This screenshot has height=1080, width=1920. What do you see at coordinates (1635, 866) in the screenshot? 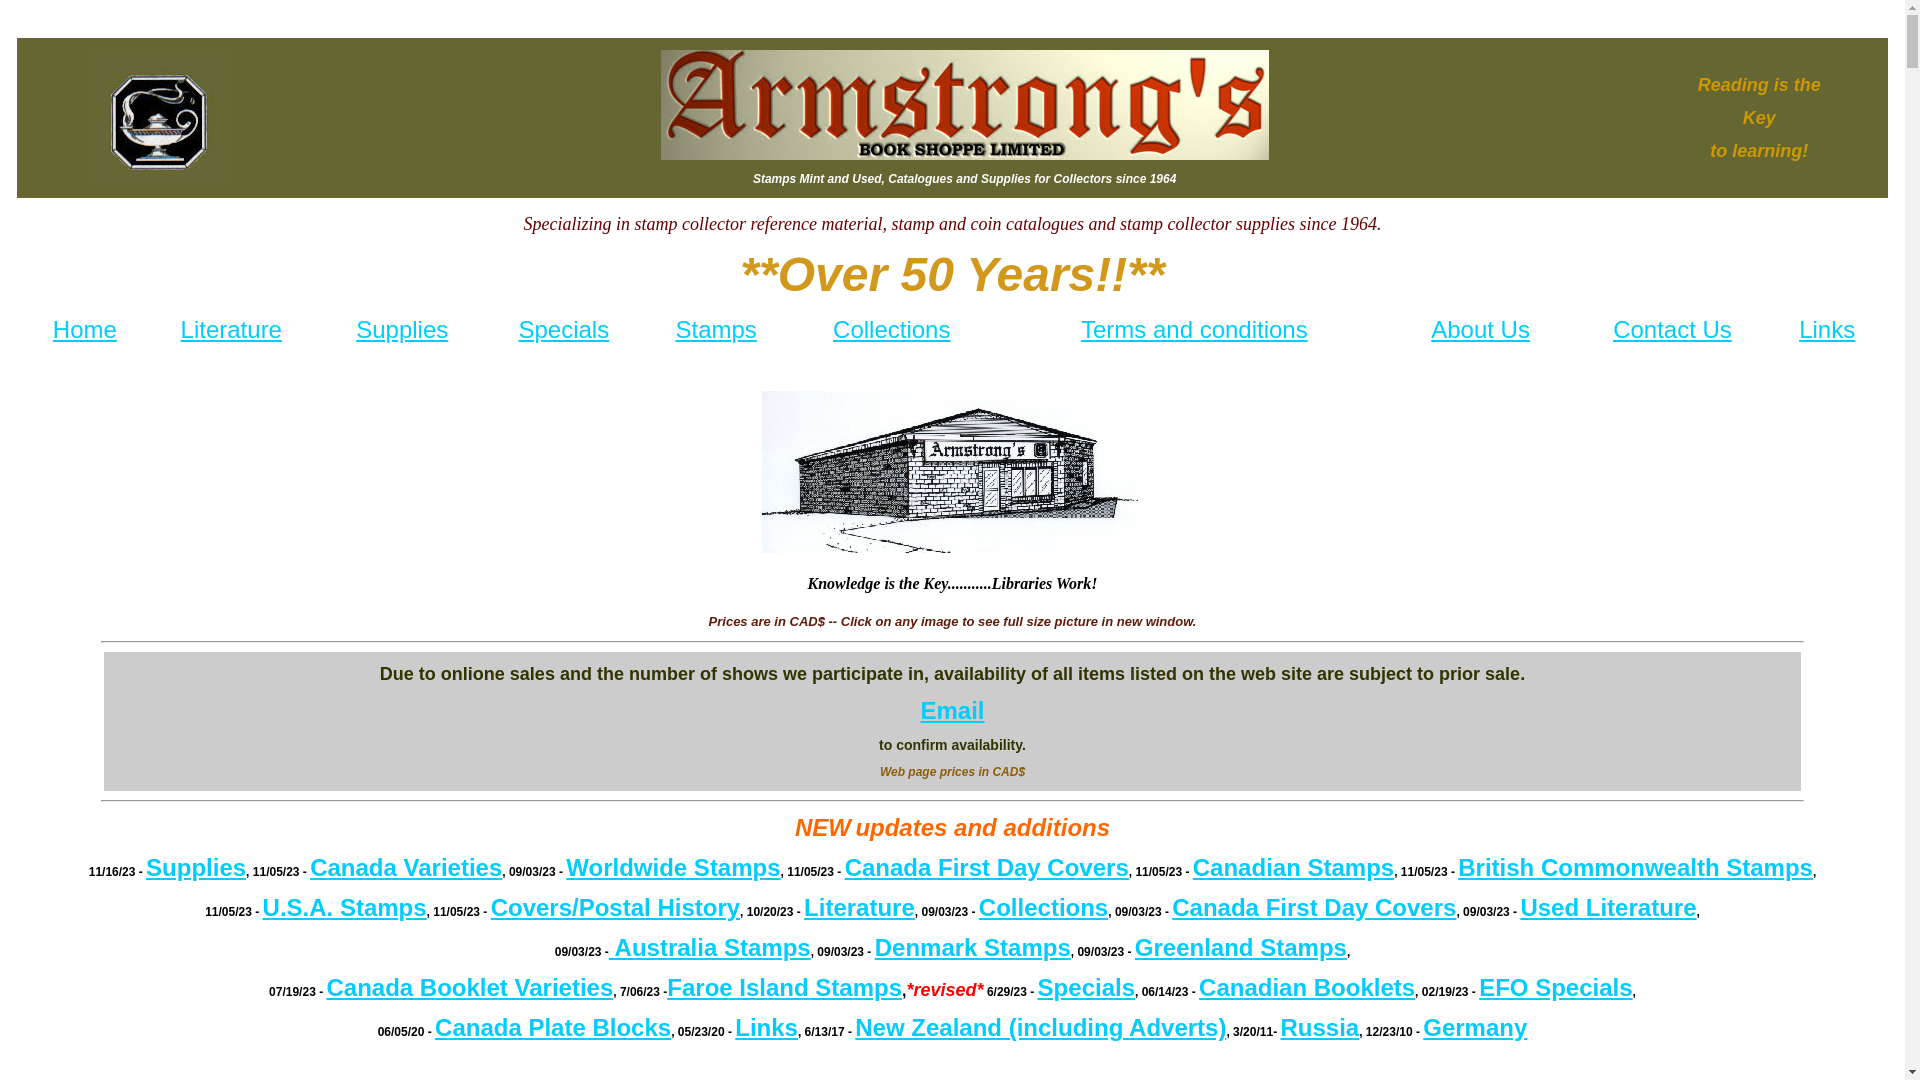
I see `'British Commonwealth Stamps'` at bounding box center [1635, 866].